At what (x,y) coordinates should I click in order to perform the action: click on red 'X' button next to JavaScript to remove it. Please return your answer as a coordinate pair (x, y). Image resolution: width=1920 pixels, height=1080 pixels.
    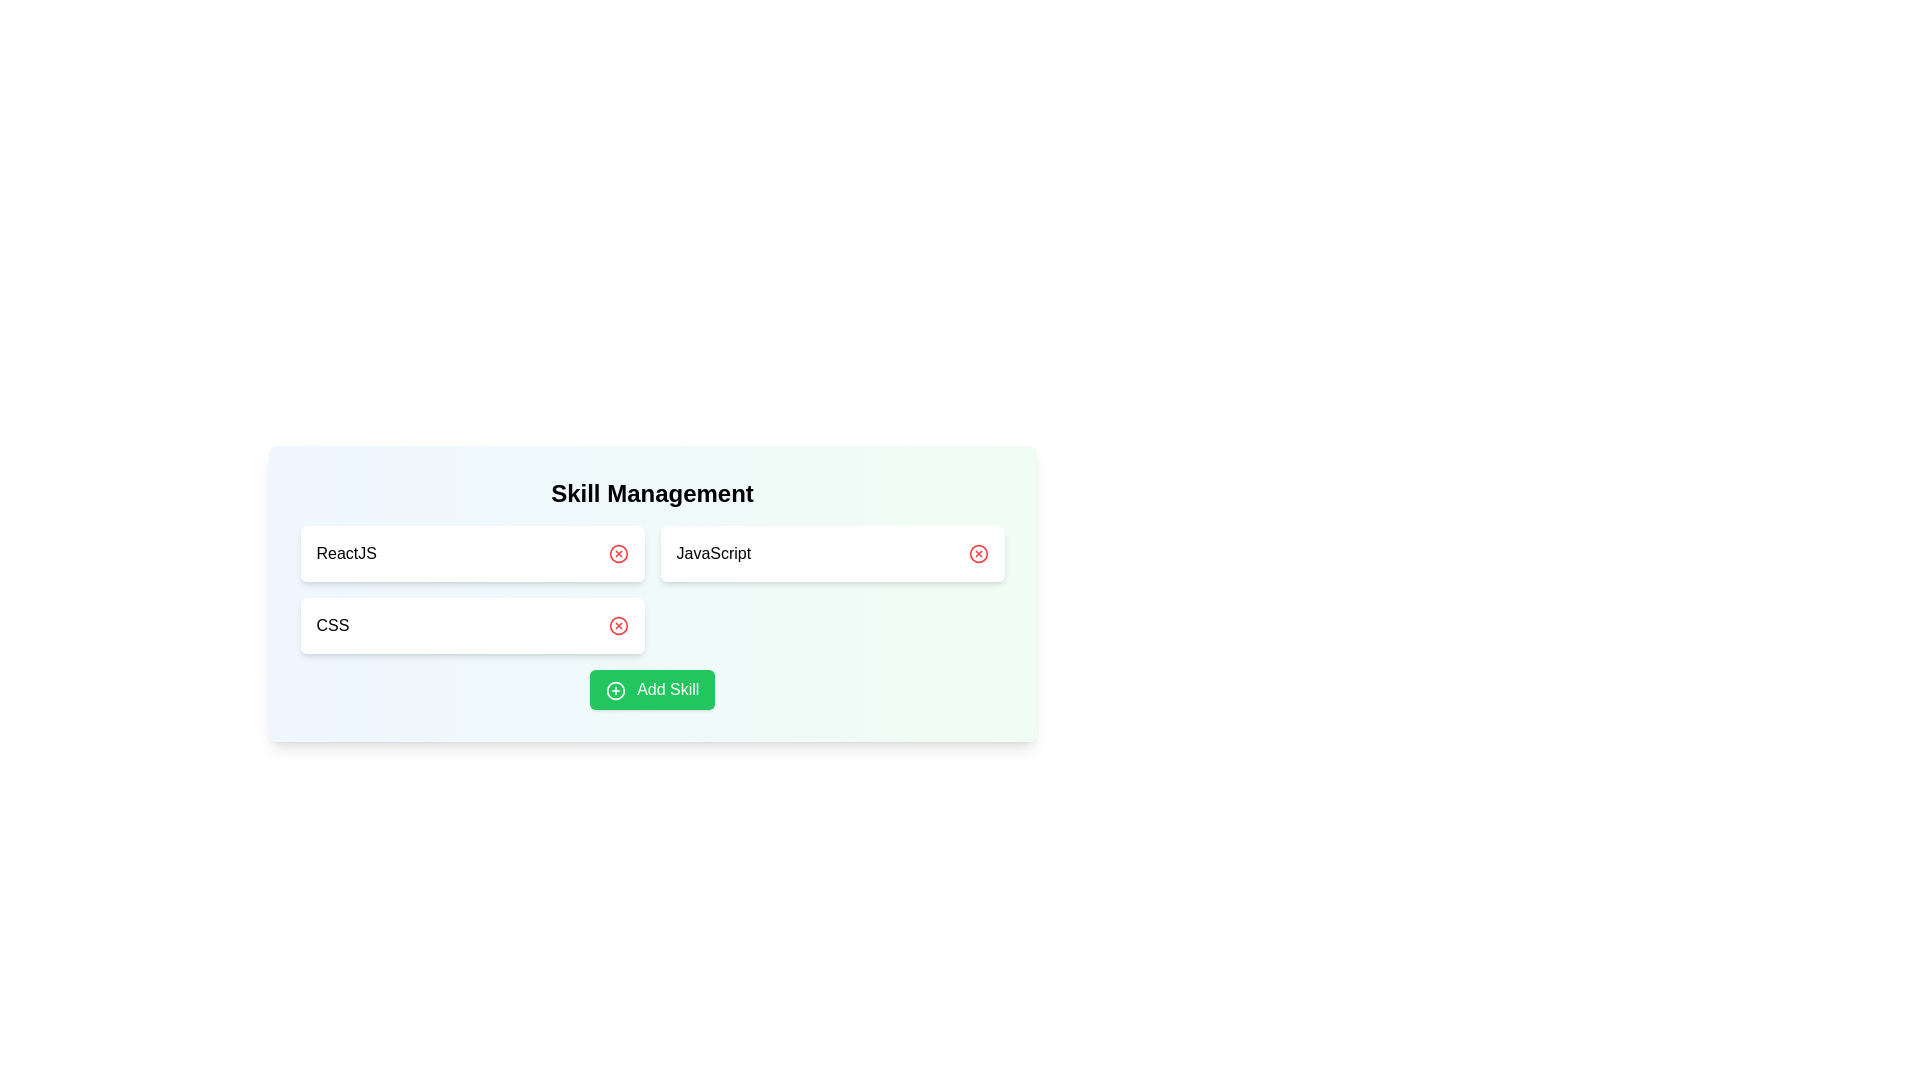
    Looking at the image, I should click on (978, 554).